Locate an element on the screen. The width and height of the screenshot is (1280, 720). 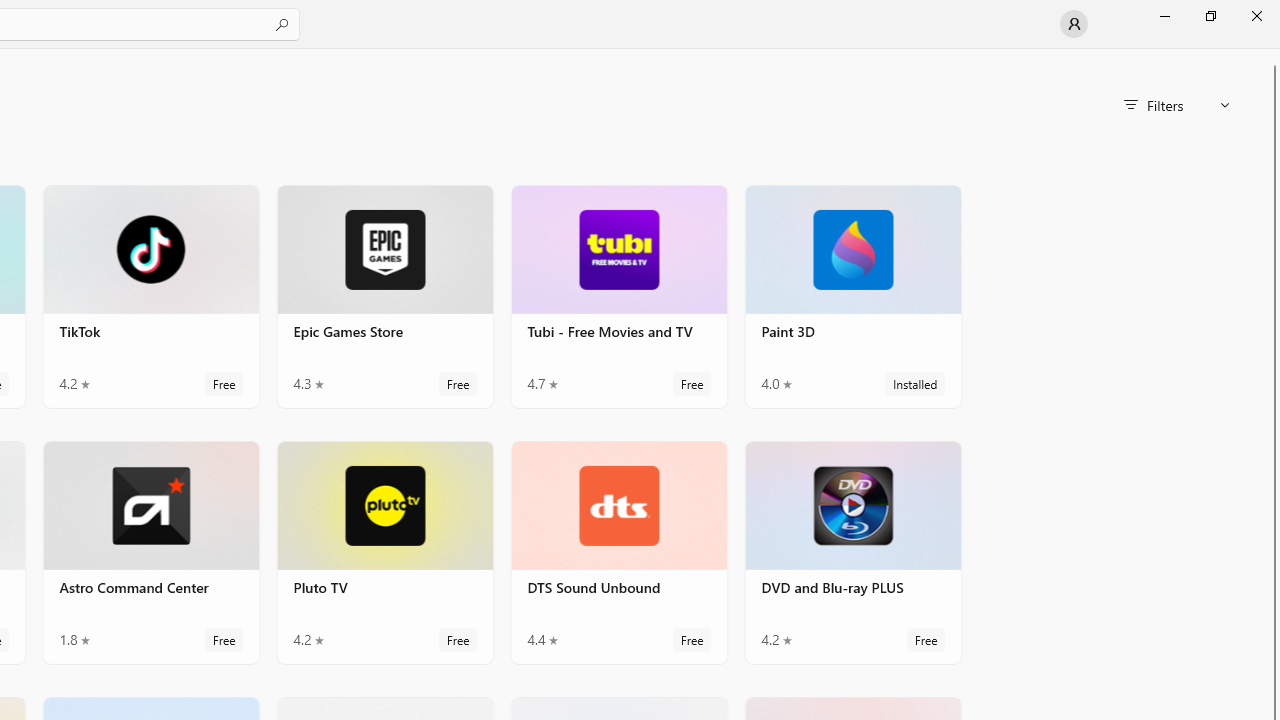
'TikTok. Average rating of 4.2 out of five stars. Free  ' is located at coordinates (150, 296).